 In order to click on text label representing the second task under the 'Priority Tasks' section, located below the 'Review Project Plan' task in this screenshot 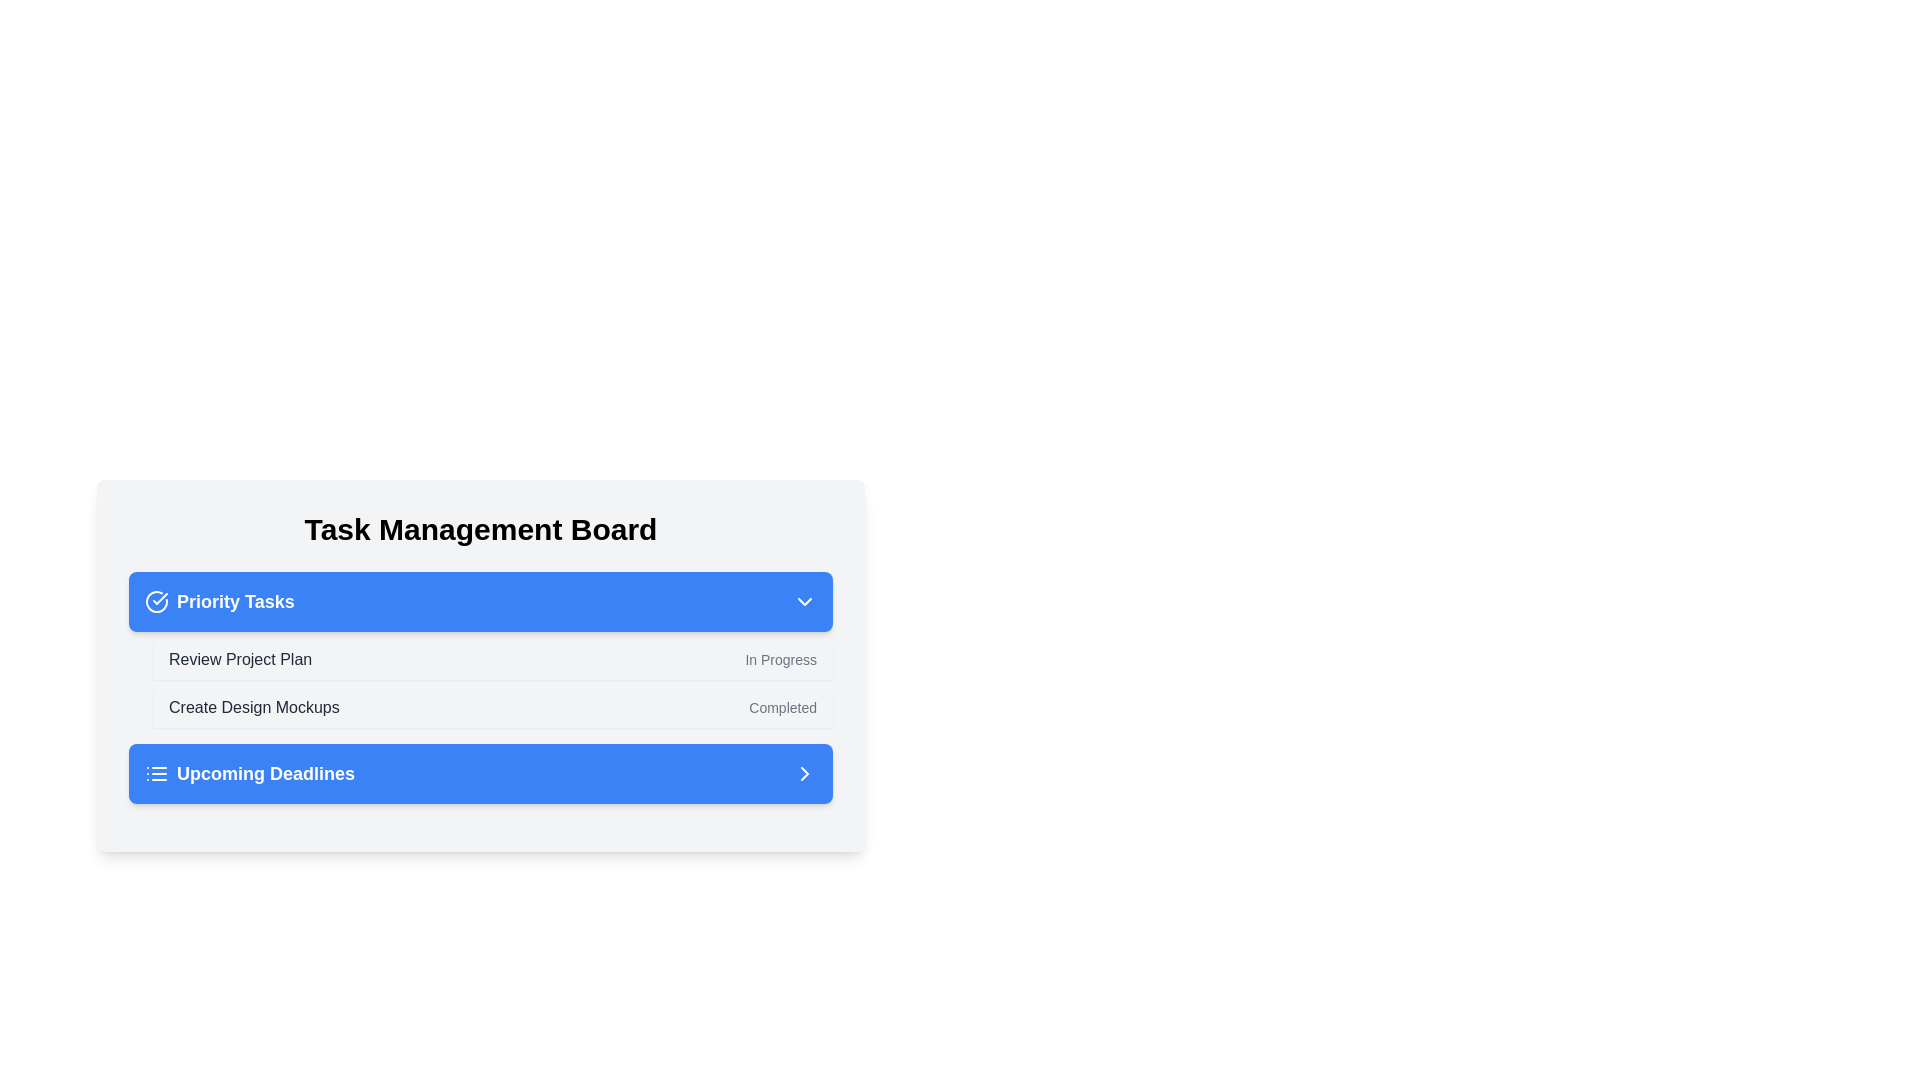, I will do `click(253, 706)`.